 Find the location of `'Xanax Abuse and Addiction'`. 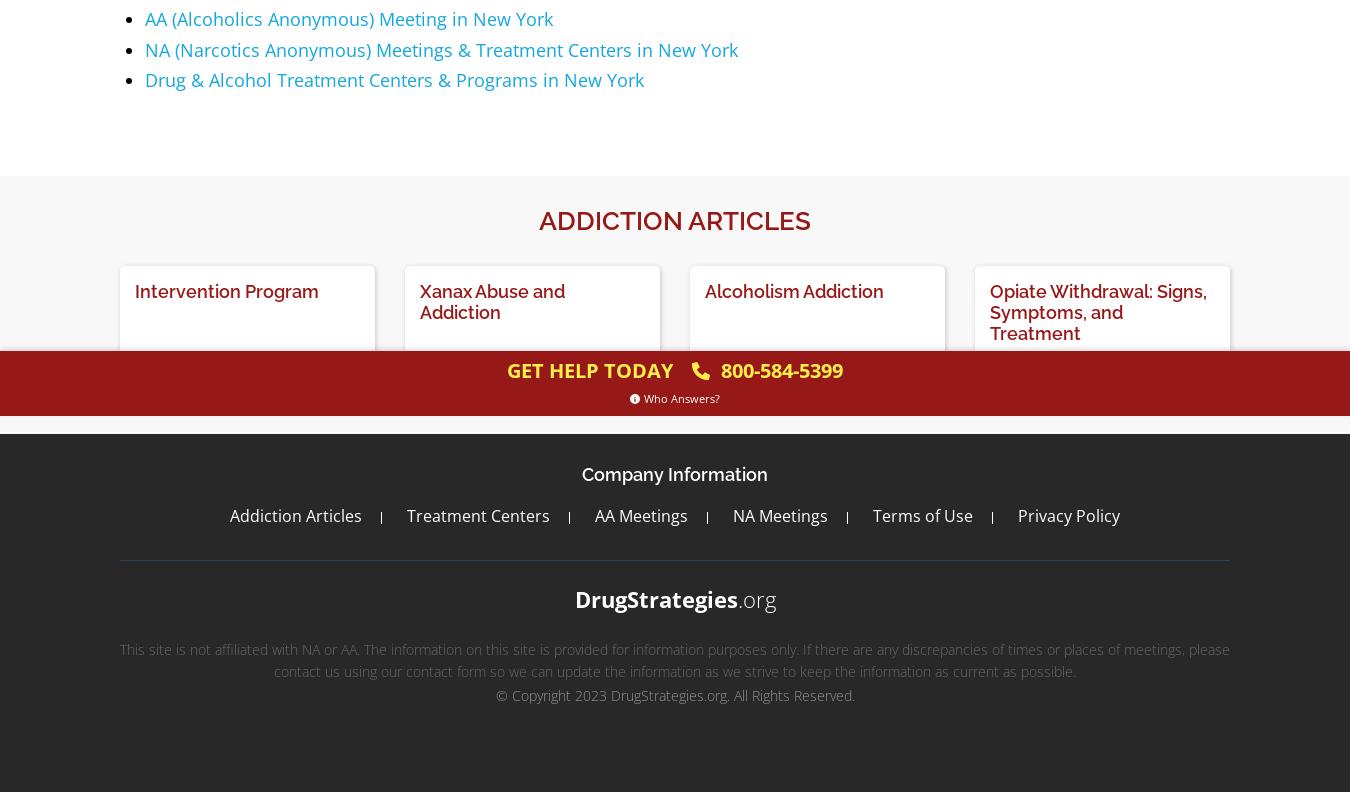

'Xanax Abuse and Addiction' is located at coordinates (491, 300).